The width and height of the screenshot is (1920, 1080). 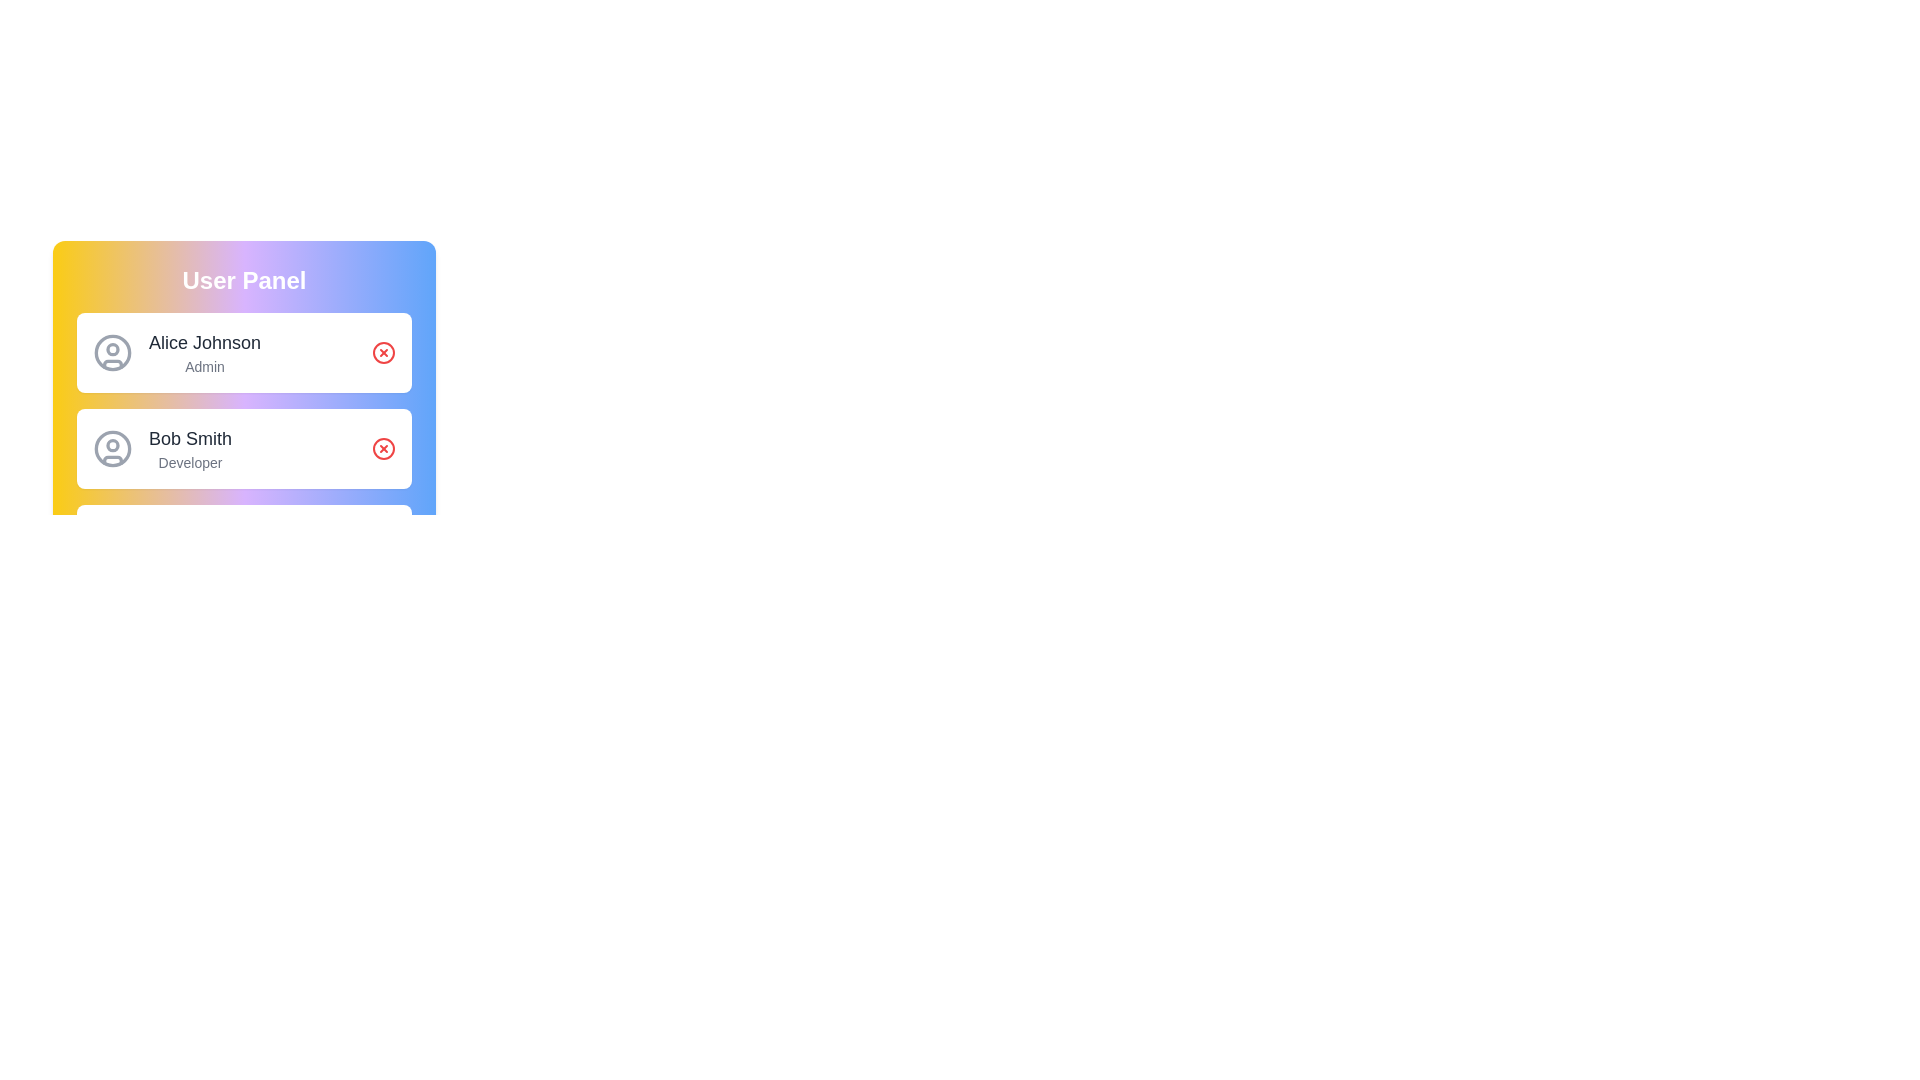 I want to click on the circular gray user profile icon located at the top-left corner of the user card associated with 'Alice Johnson', who has the role 'Admin', so click(x=112, y=352).